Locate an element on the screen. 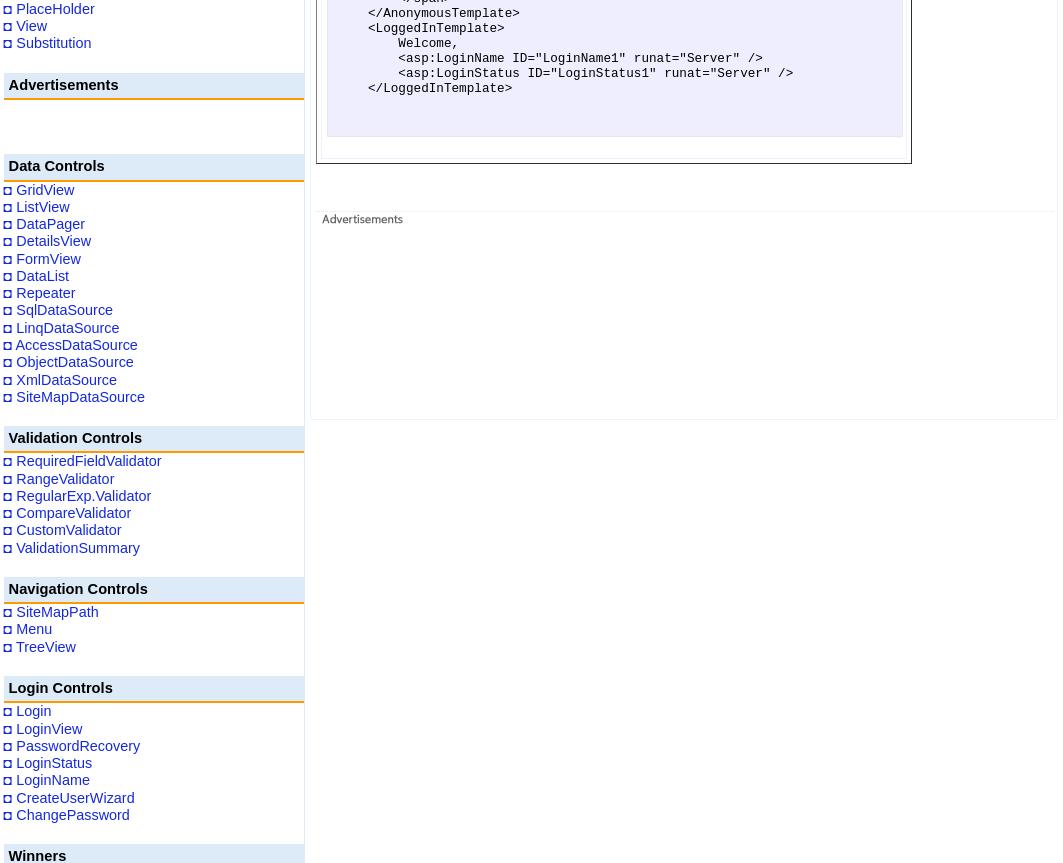  'Data Controls' is located at coordinates (7, 165).